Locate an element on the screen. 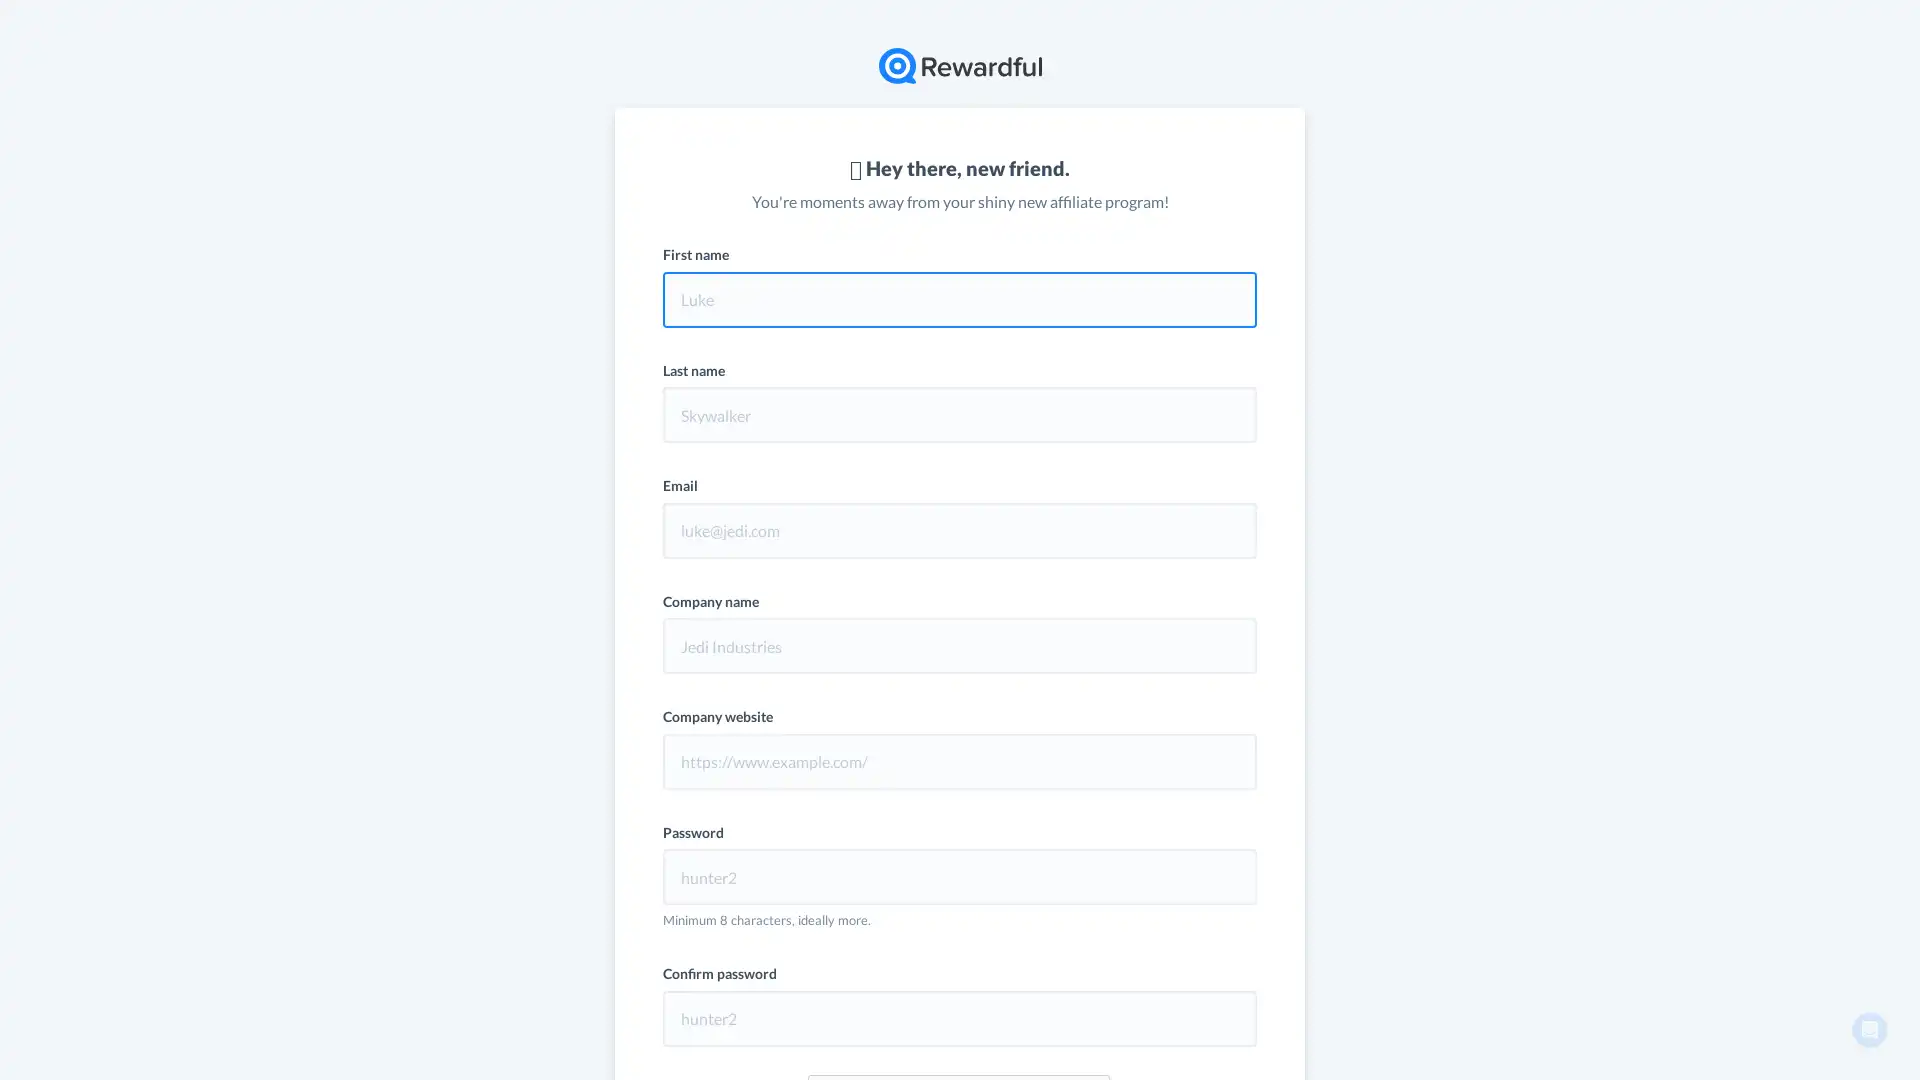 The width and height of the screenshot is (1920, 1080). Open Intercom Messenger is located at coordinates (1869, 1029).